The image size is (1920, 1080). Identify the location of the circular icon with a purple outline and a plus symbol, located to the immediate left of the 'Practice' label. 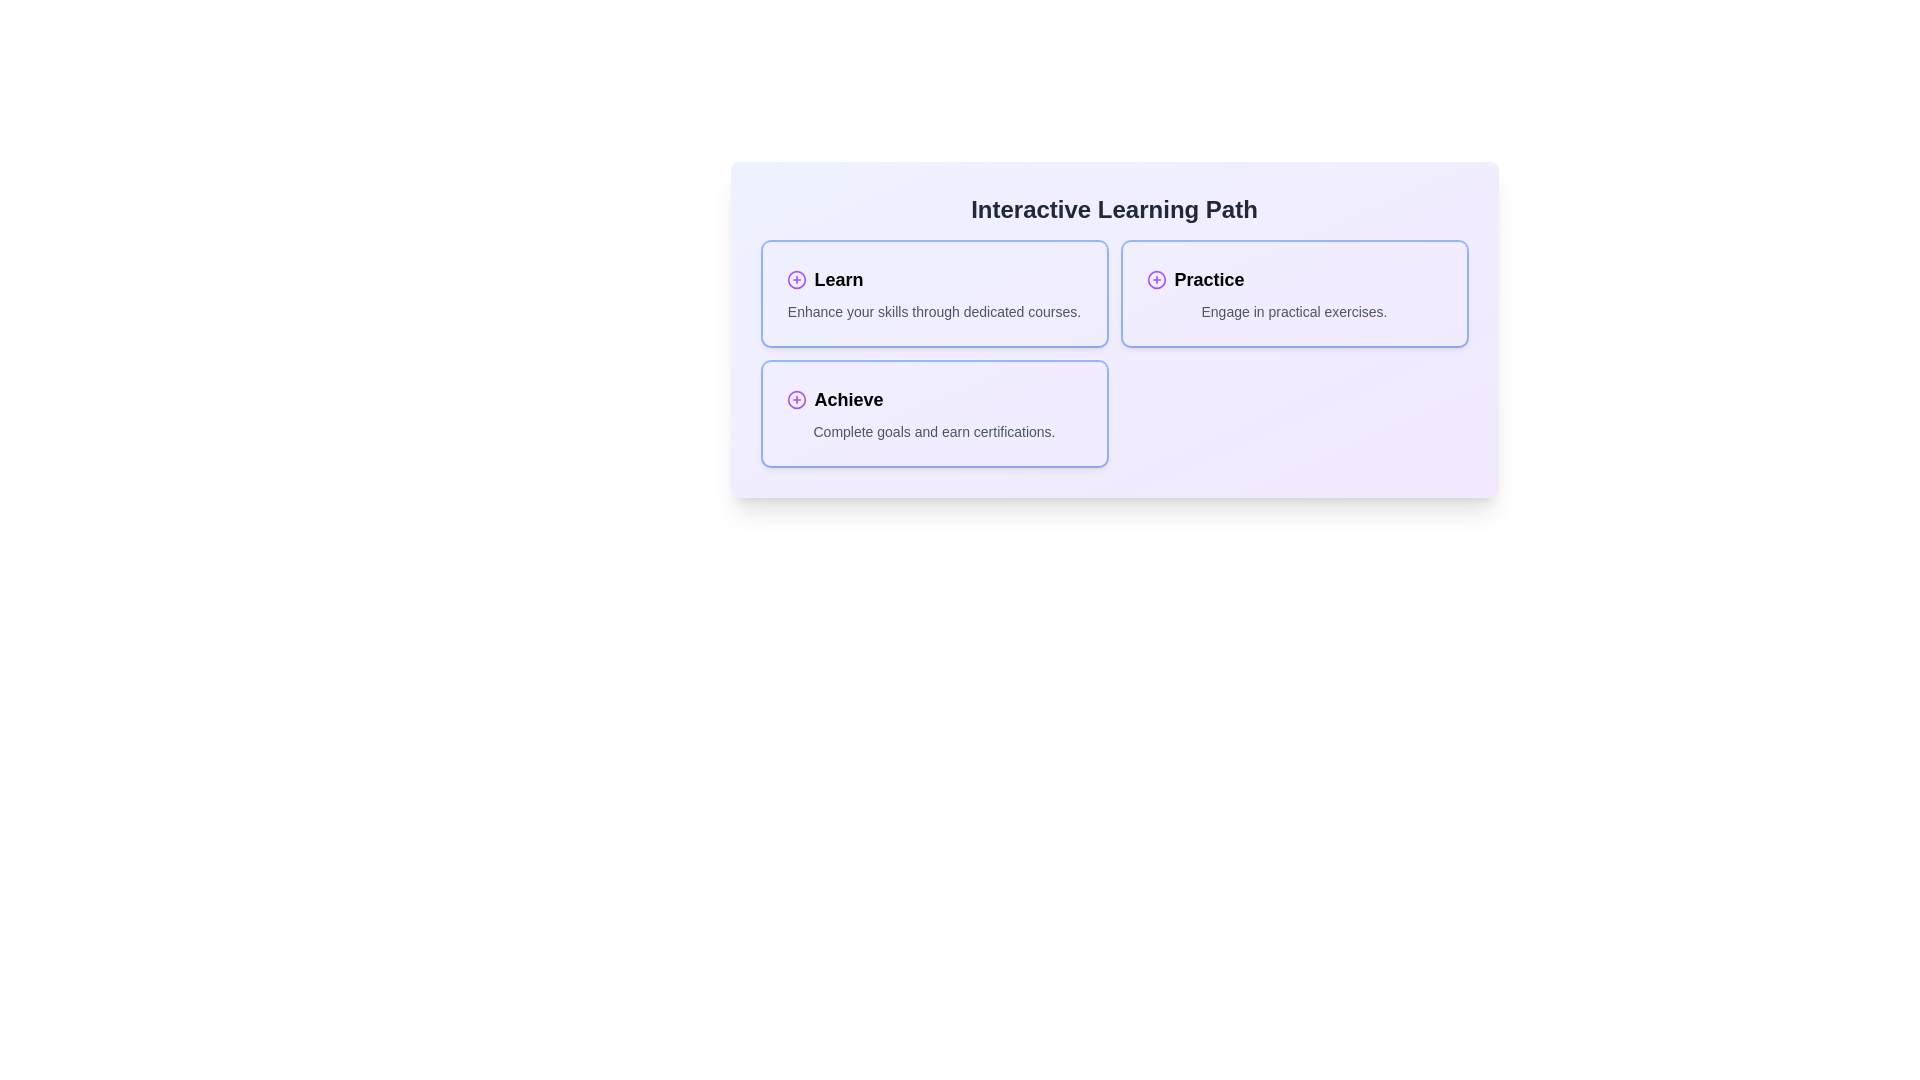
(1156, 280).